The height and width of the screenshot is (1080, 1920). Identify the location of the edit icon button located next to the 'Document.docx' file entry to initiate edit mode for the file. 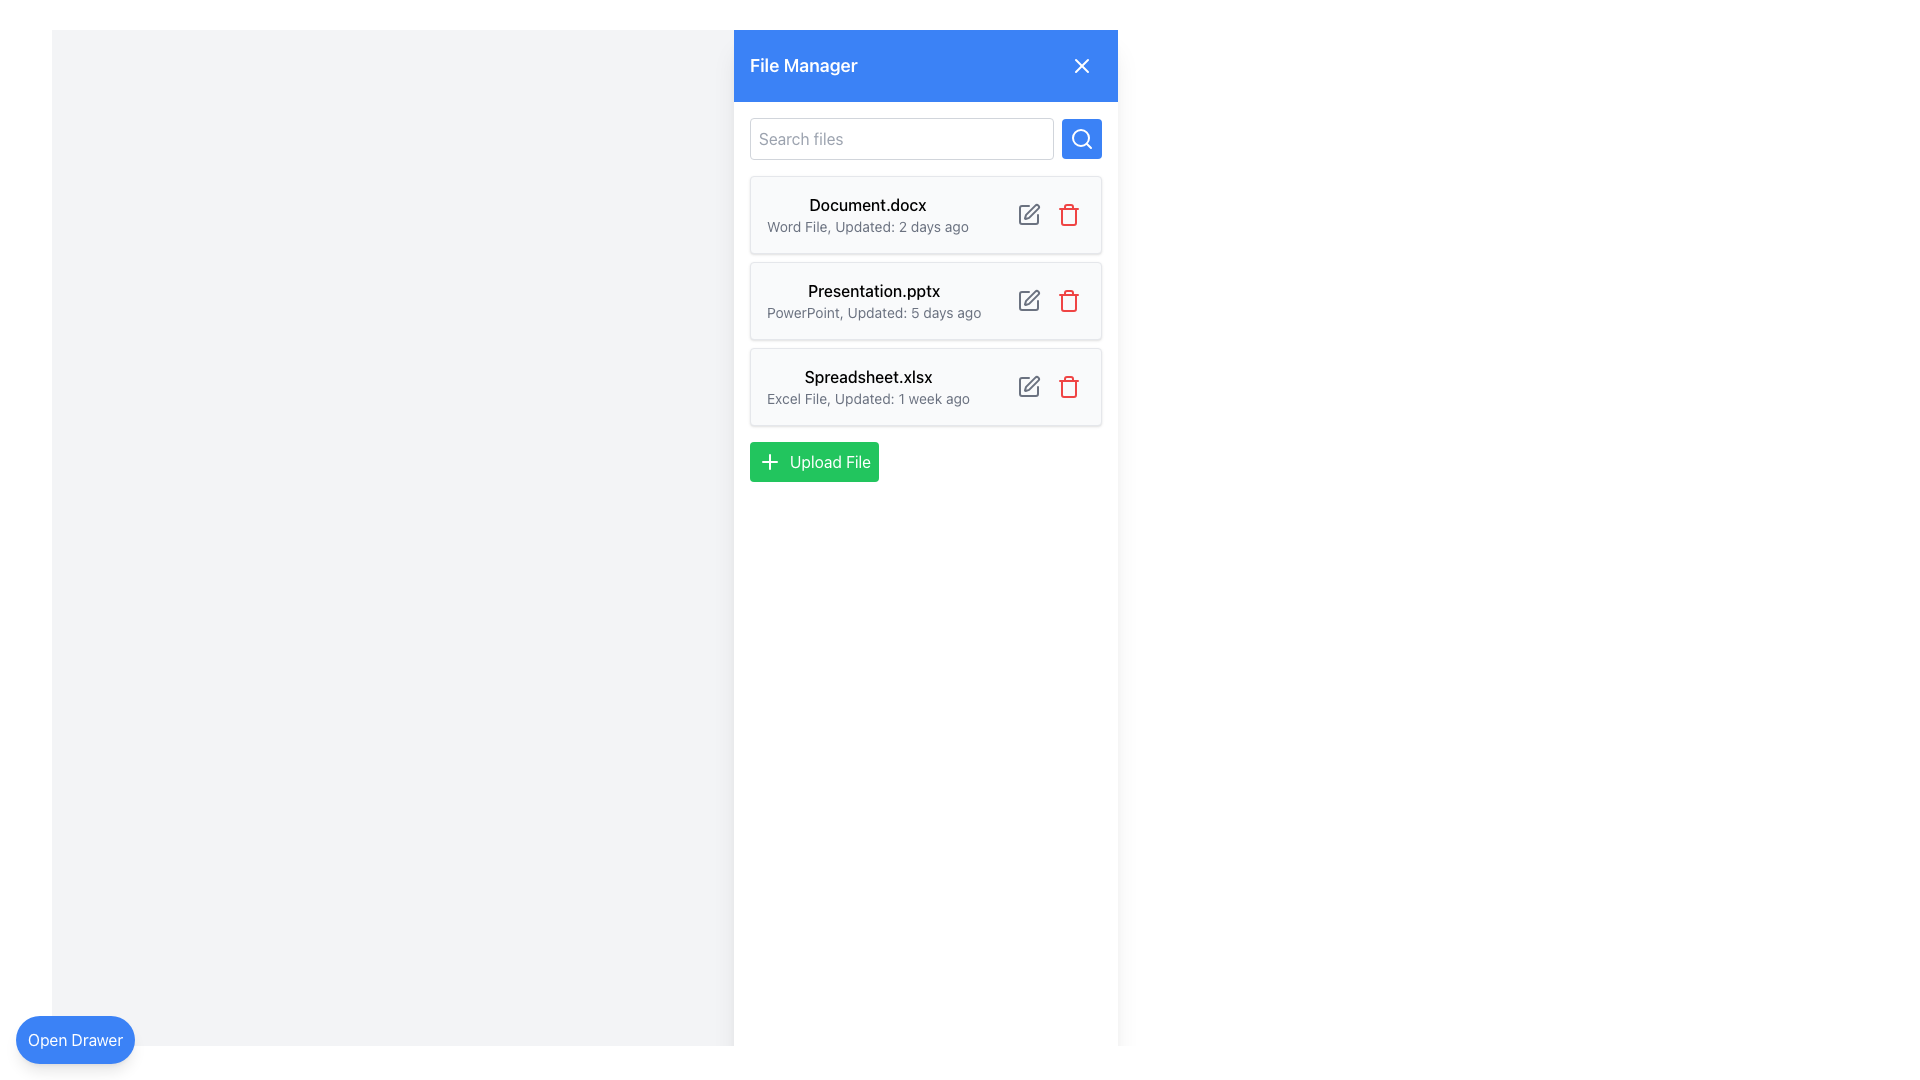
(1028, 215).